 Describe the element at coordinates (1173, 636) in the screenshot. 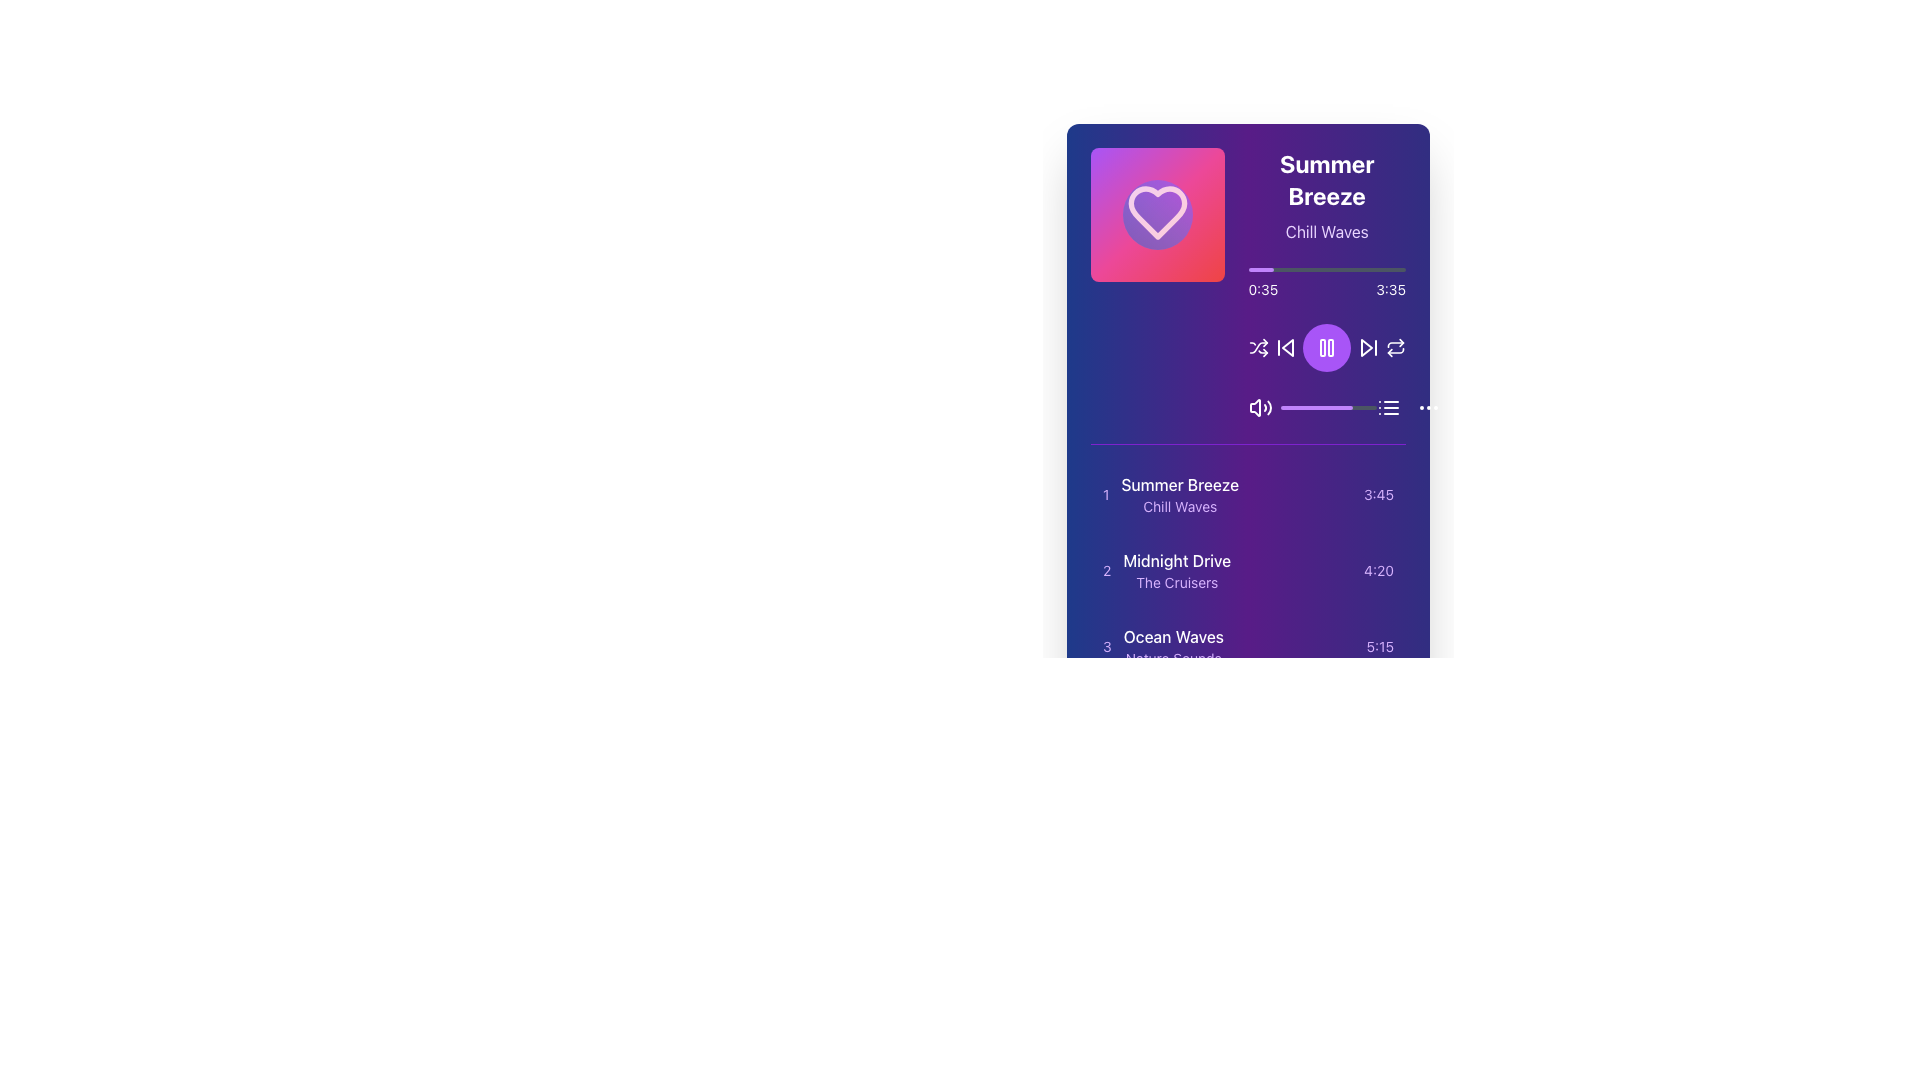

I see `the text label displaying 'Ocean Waves', which is the title of the third item in a vertically-ordered list, styled with white text on a gradient background from purple to blue` at that location.